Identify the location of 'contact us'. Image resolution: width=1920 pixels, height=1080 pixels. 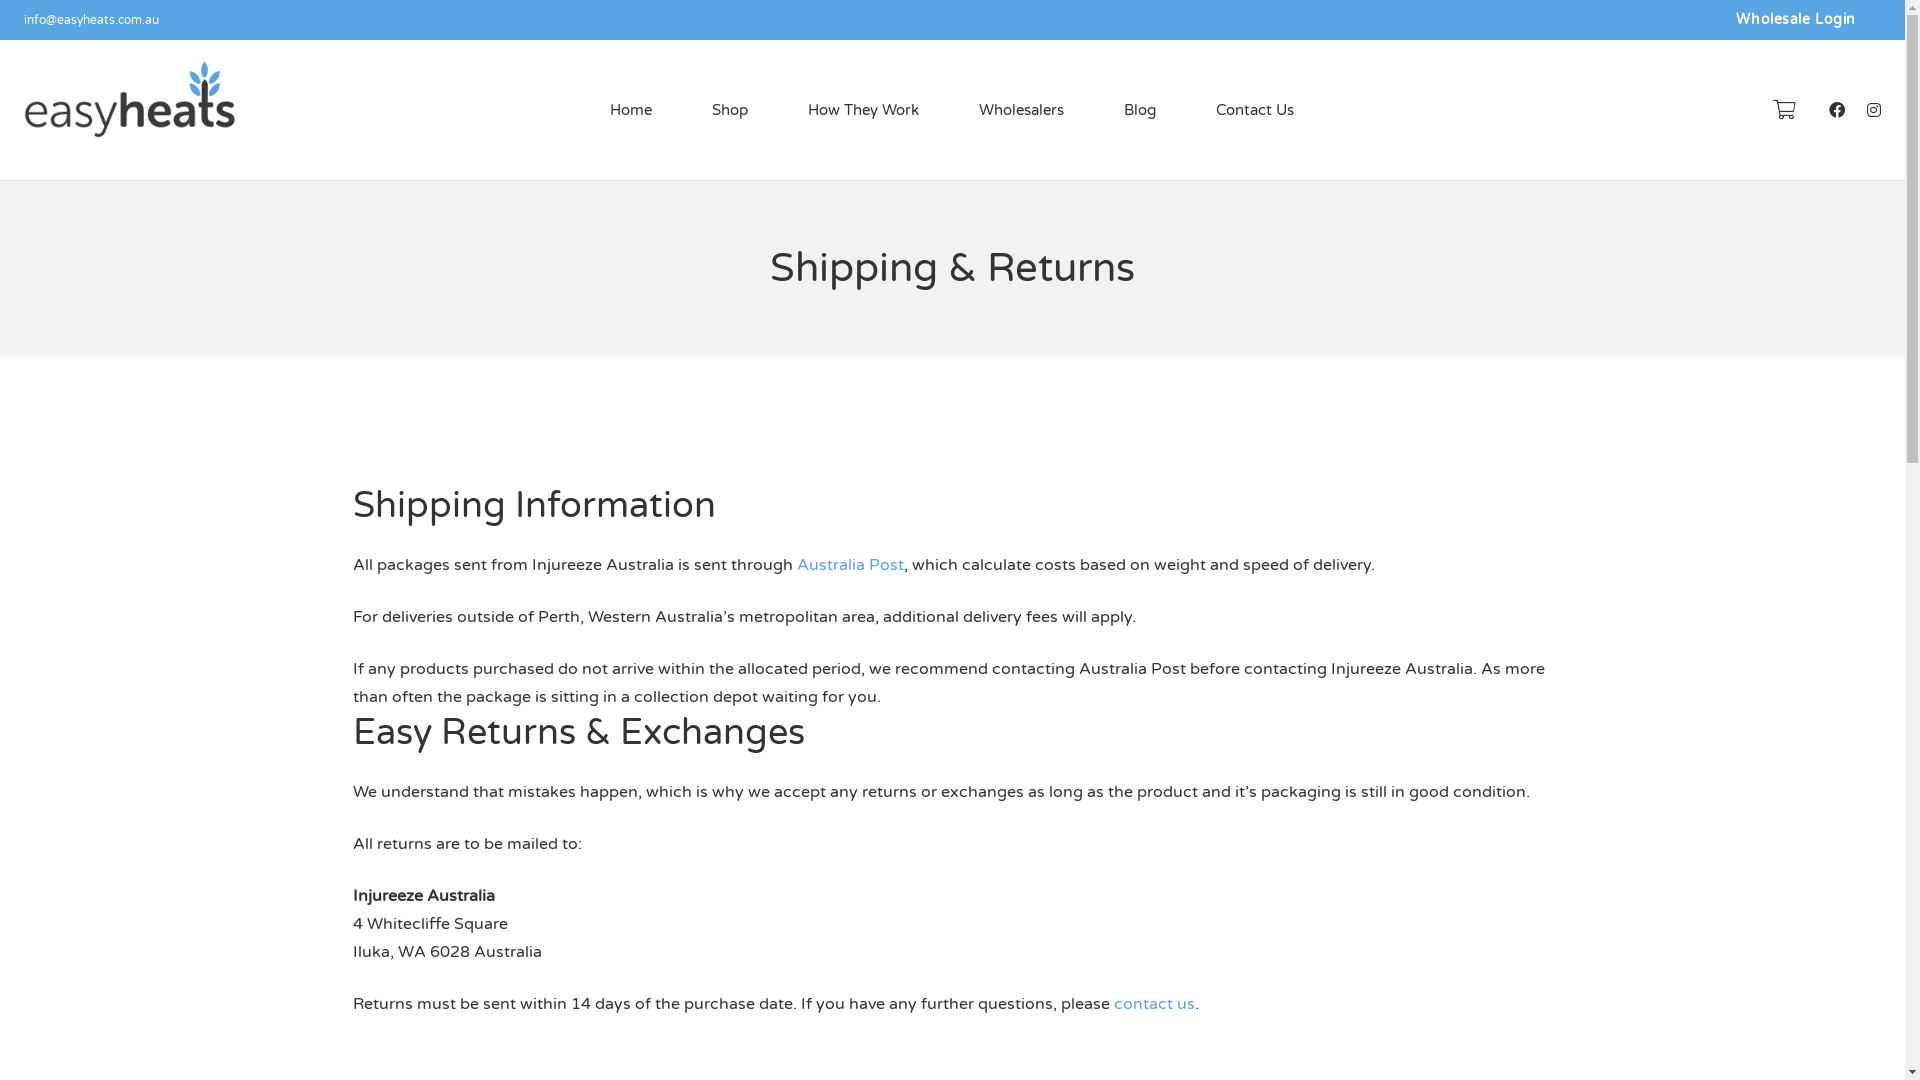
(1154, 1003).